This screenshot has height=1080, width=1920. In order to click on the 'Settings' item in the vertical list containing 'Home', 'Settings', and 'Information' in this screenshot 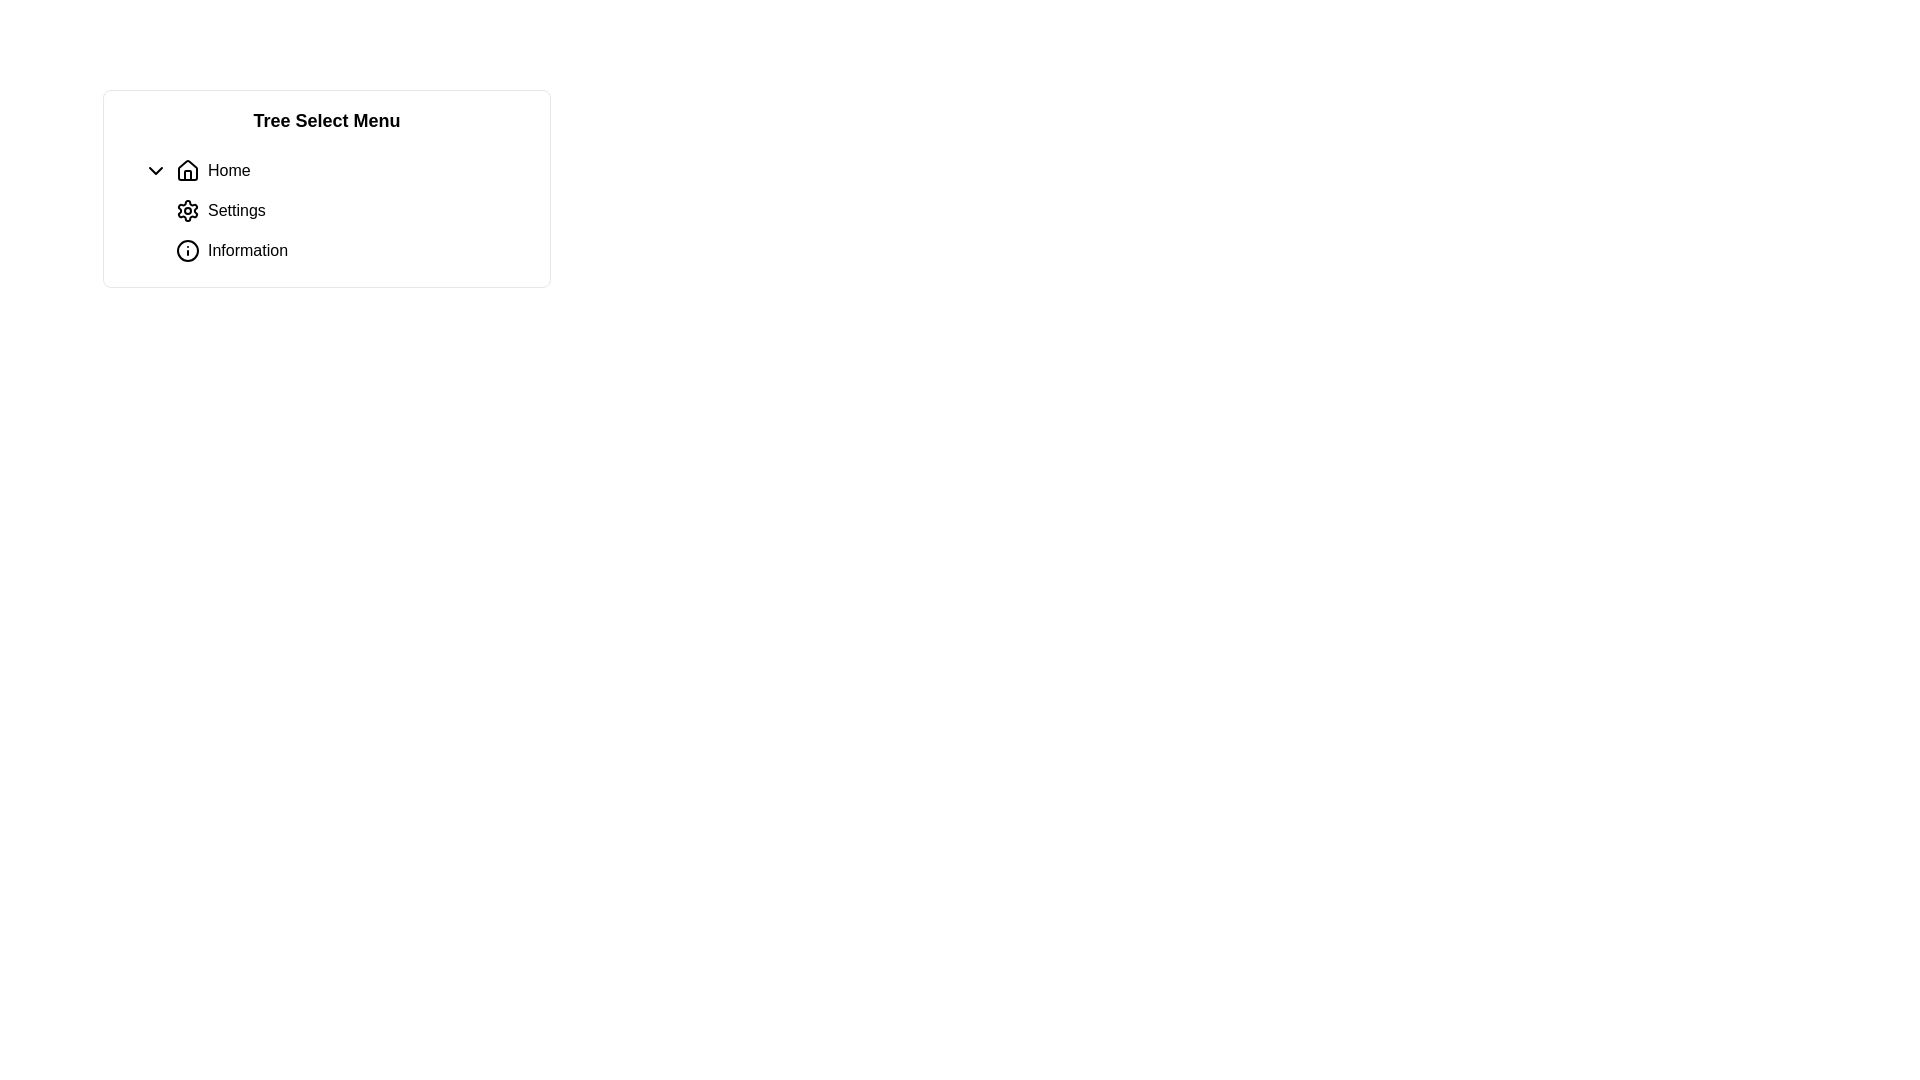, I will do `click(335, 211)`.